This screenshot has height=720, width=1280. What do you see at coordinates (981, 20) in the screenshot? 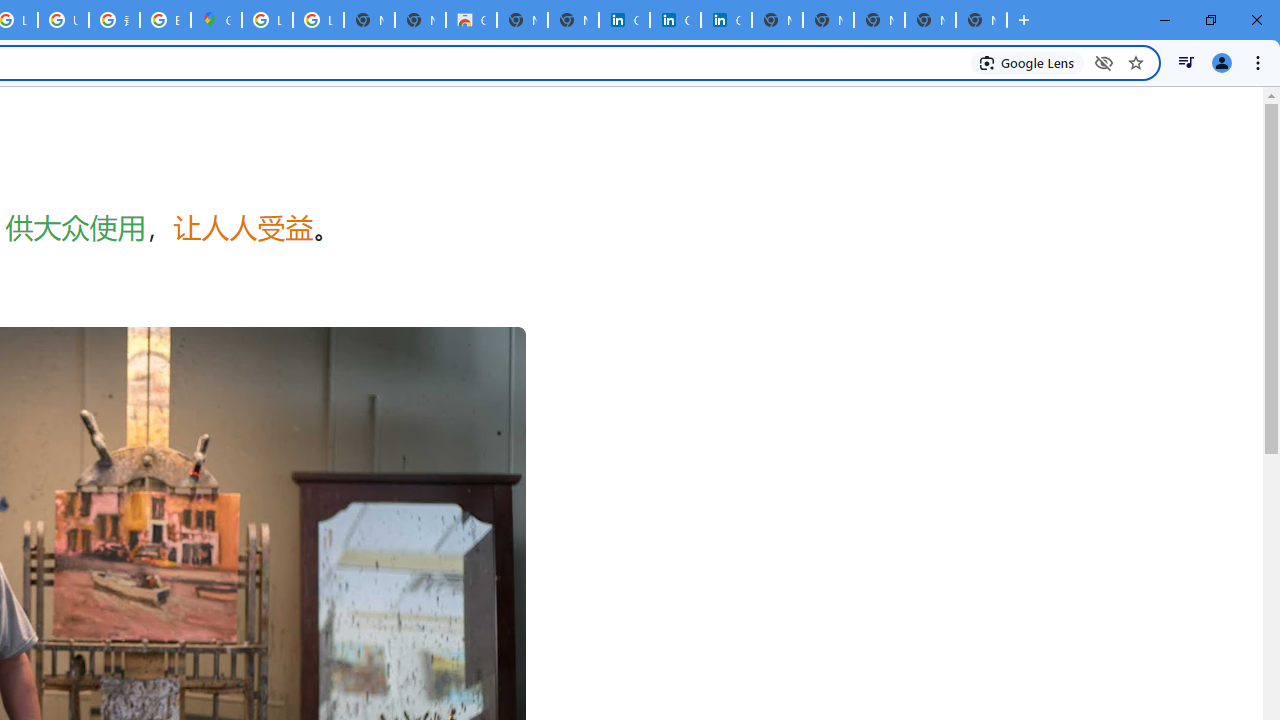
I see `'New Tab'` at bounding box center [981, 20].